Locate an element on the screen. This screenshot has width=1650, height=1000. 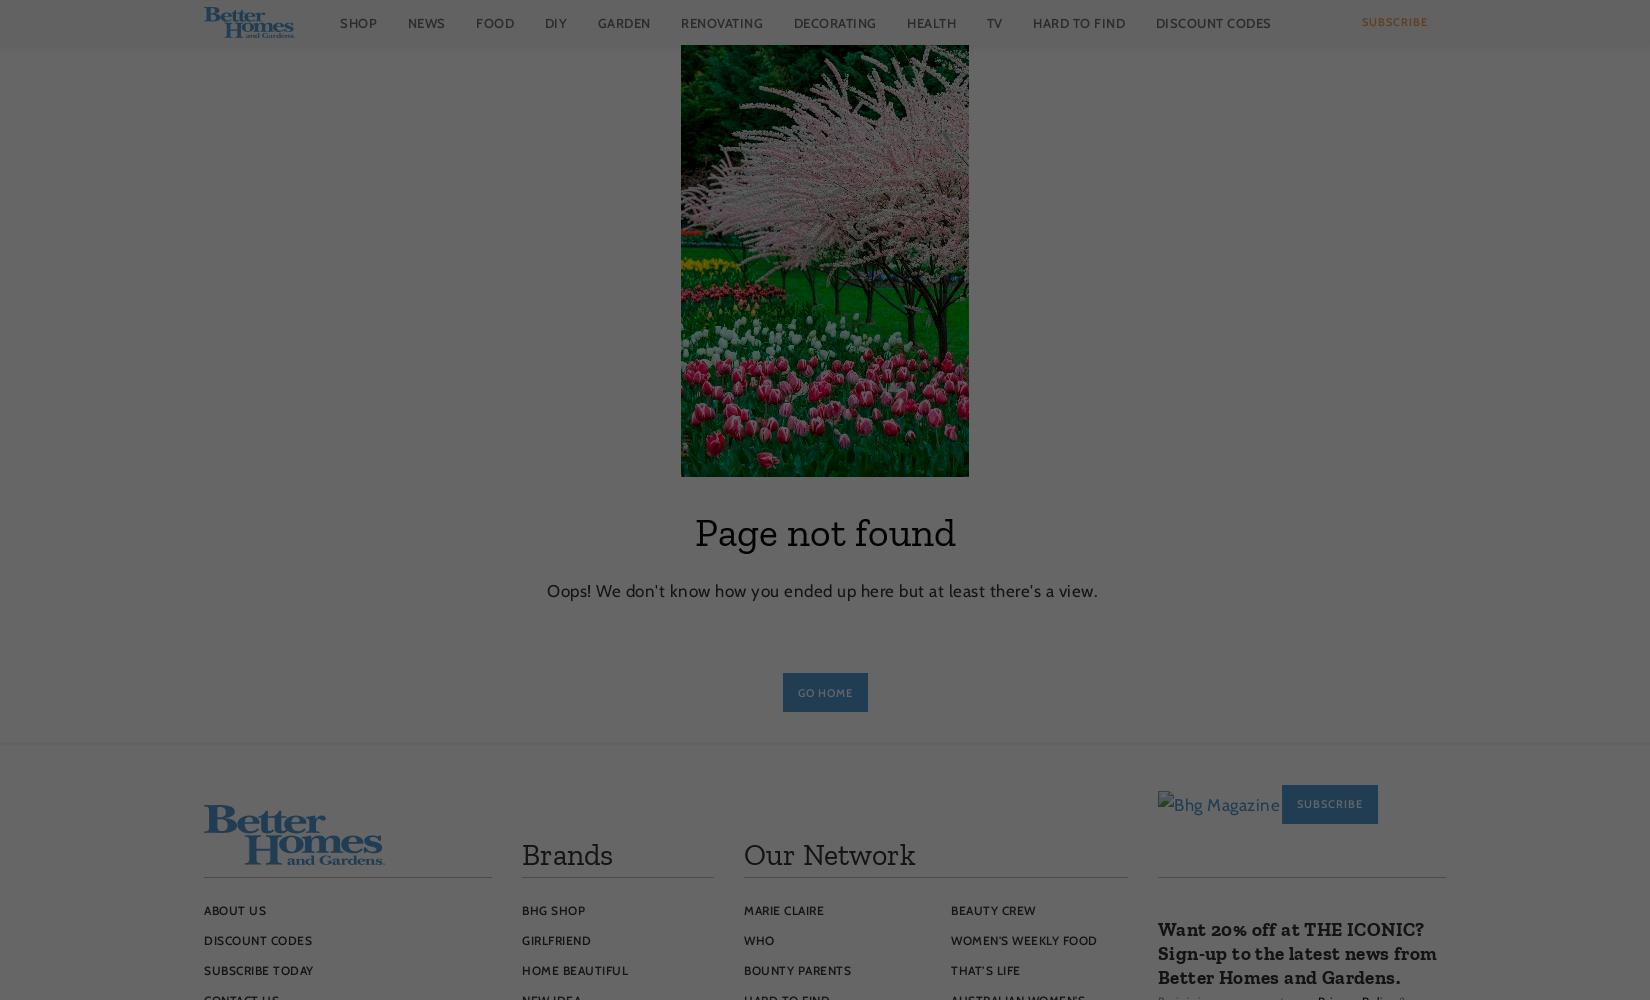
'Thanks!' is located at coordinates (1300, 962).